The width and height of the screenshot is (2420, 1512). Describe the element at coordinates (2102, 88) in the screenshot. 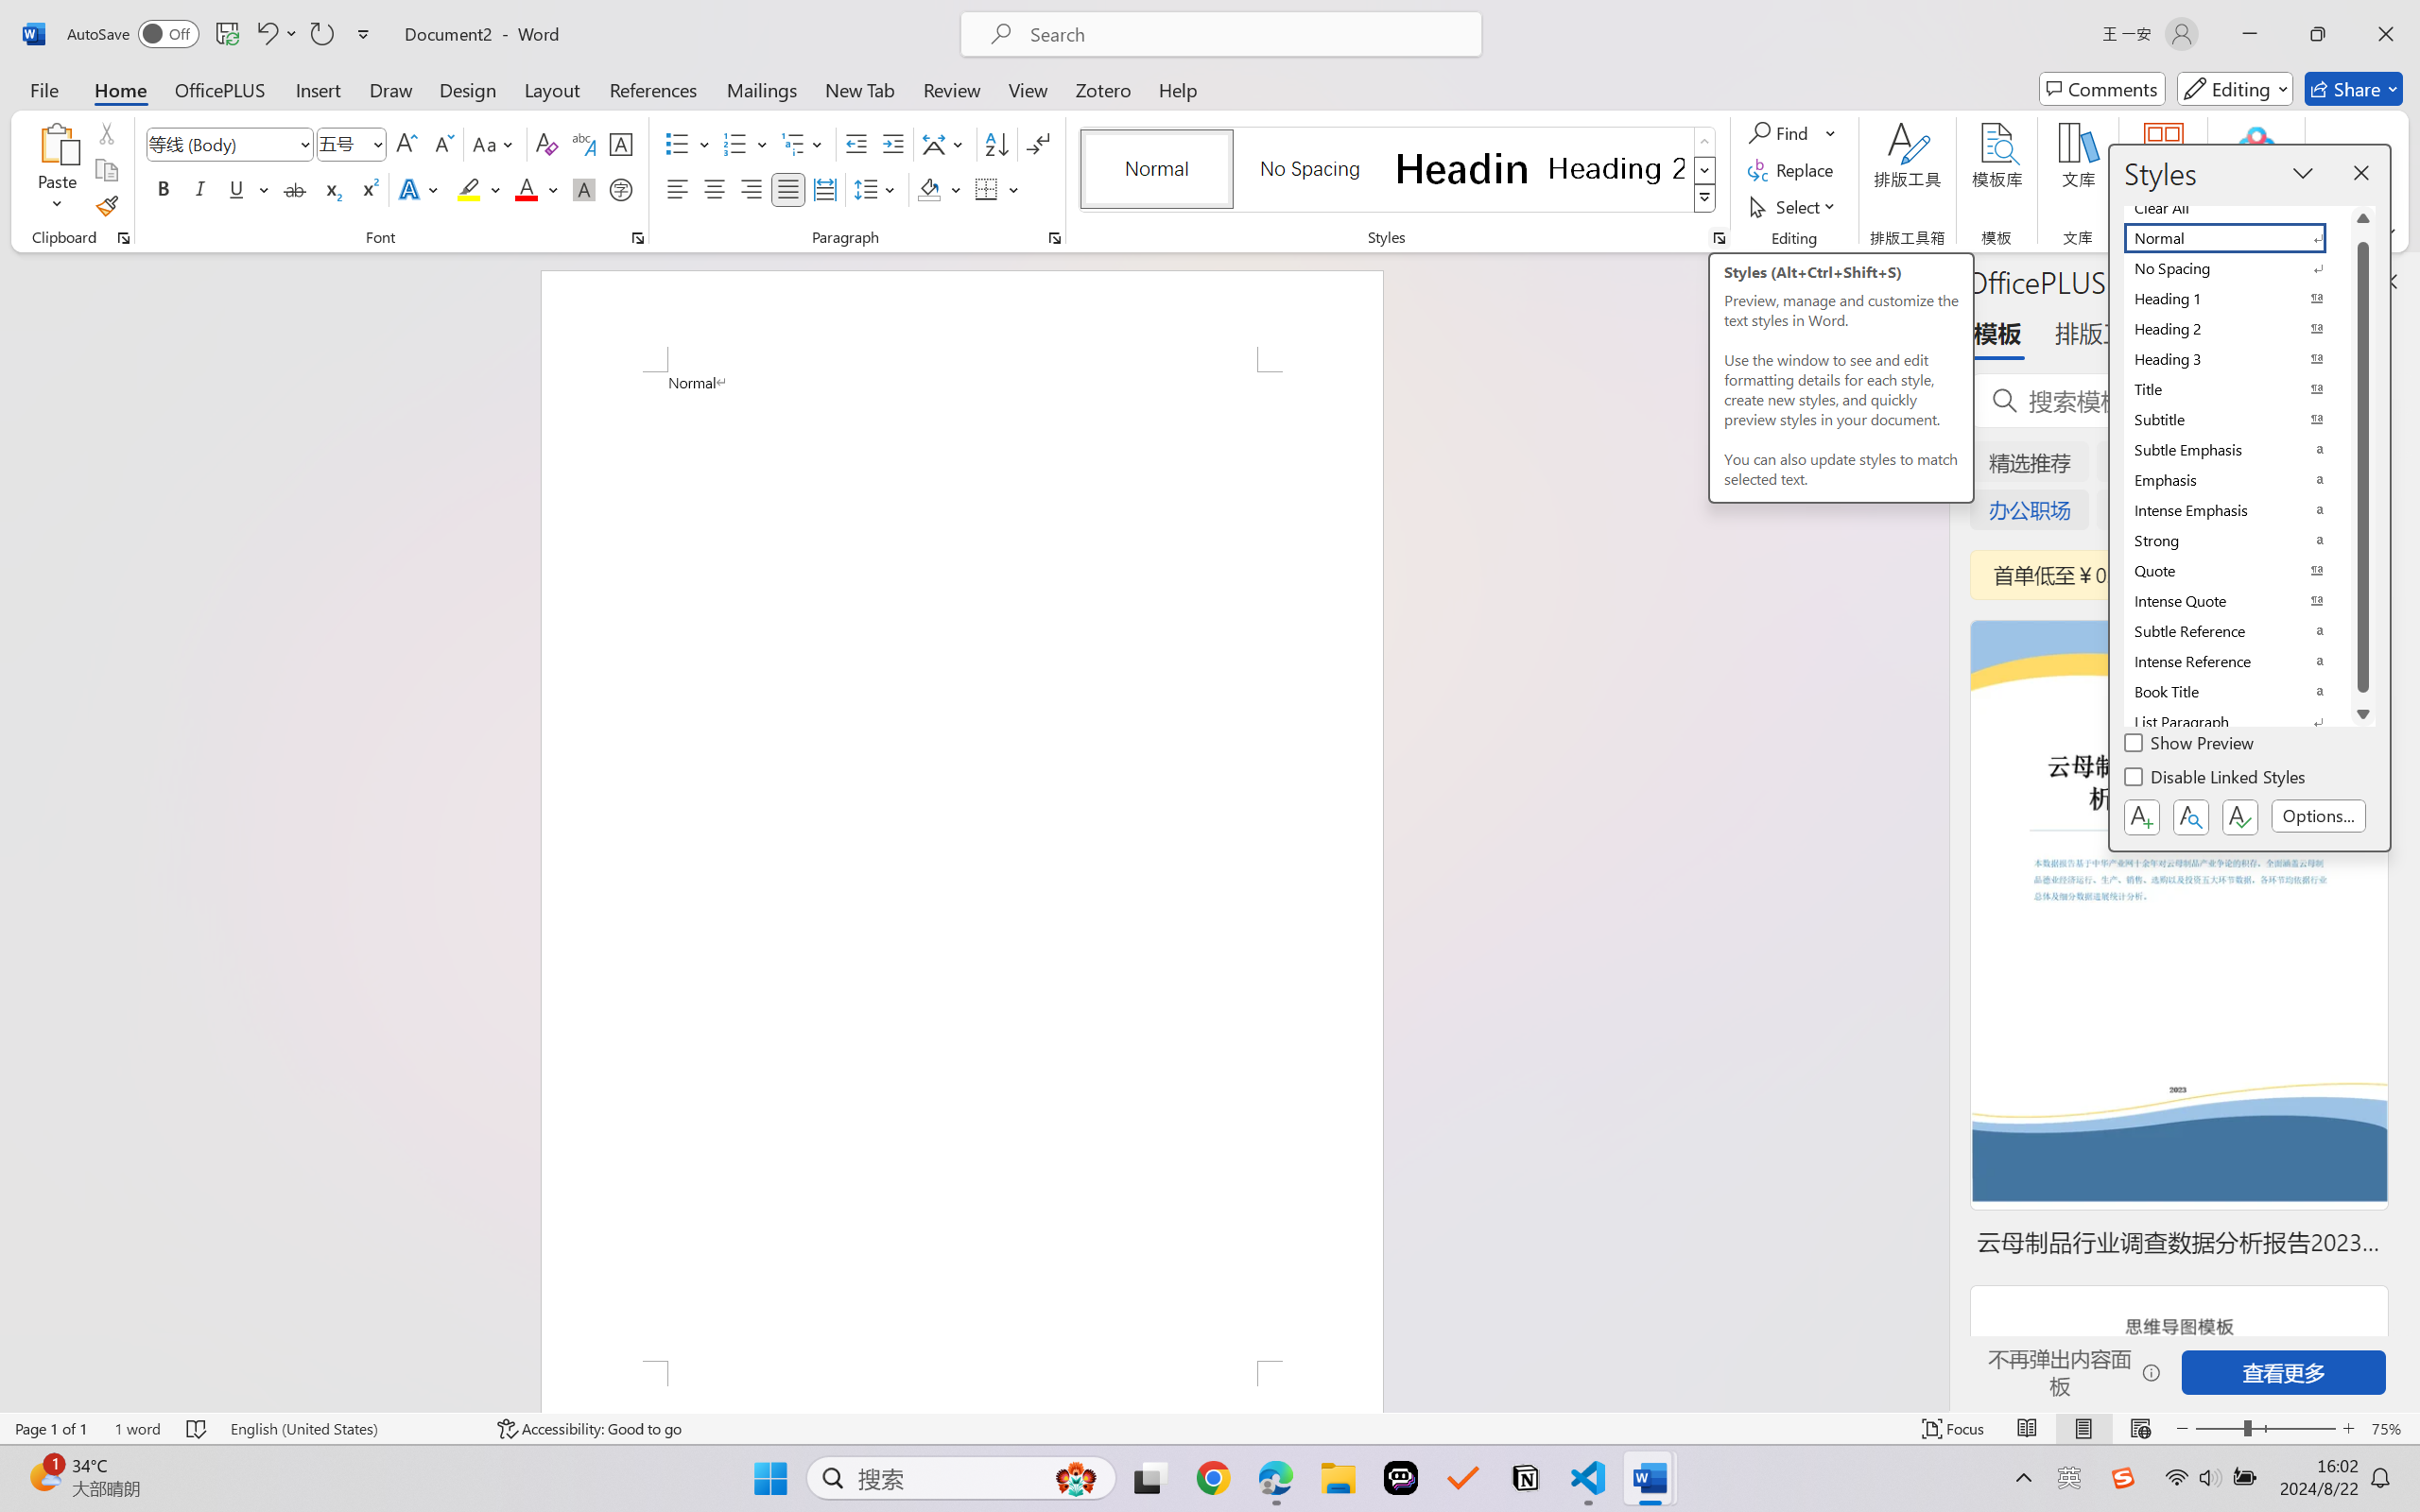

I see `'Comments'` at that location.